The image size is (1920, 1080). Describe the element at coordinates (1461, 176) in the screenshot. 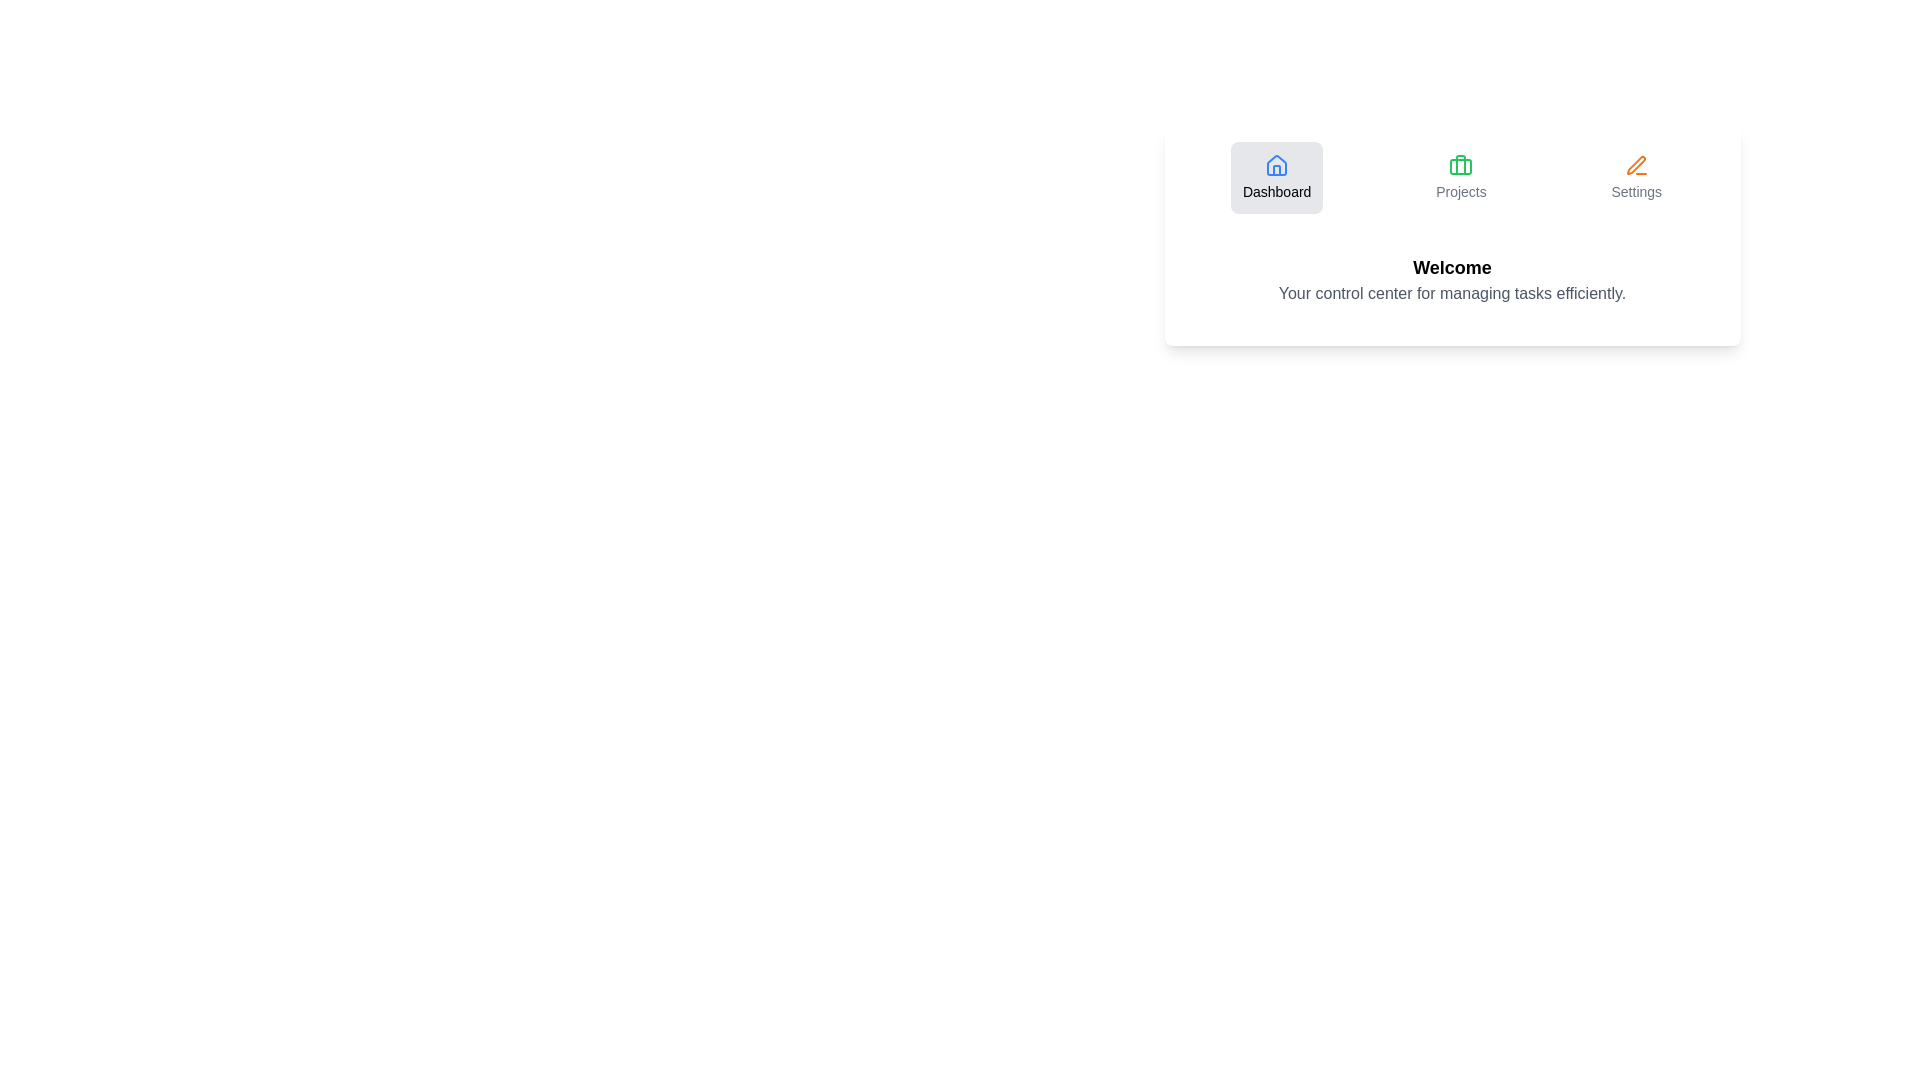

I see `the Projects tab` at that location.